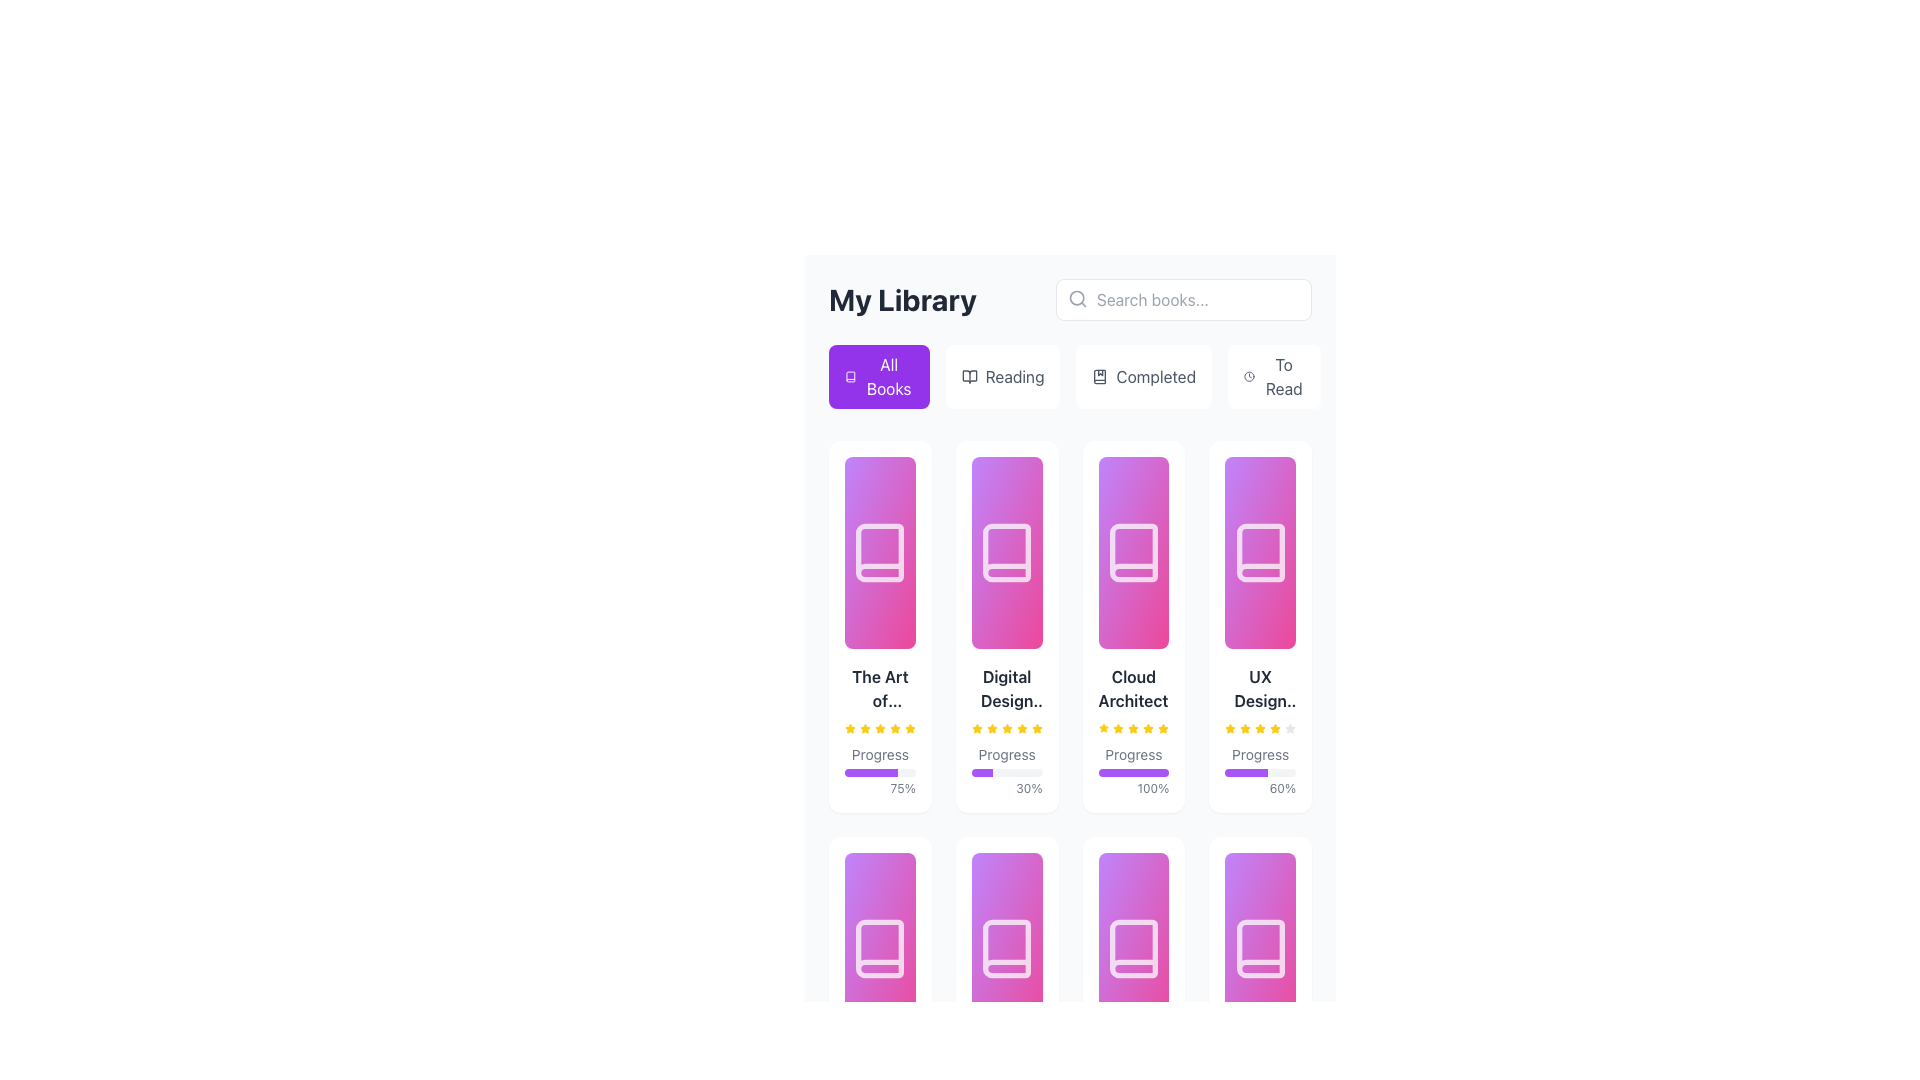 The image size is (1920, 1080). Describe the element at coordinates (888, 377) in the screenshot. I see `the first navigation option in the library-like interface` at that location.